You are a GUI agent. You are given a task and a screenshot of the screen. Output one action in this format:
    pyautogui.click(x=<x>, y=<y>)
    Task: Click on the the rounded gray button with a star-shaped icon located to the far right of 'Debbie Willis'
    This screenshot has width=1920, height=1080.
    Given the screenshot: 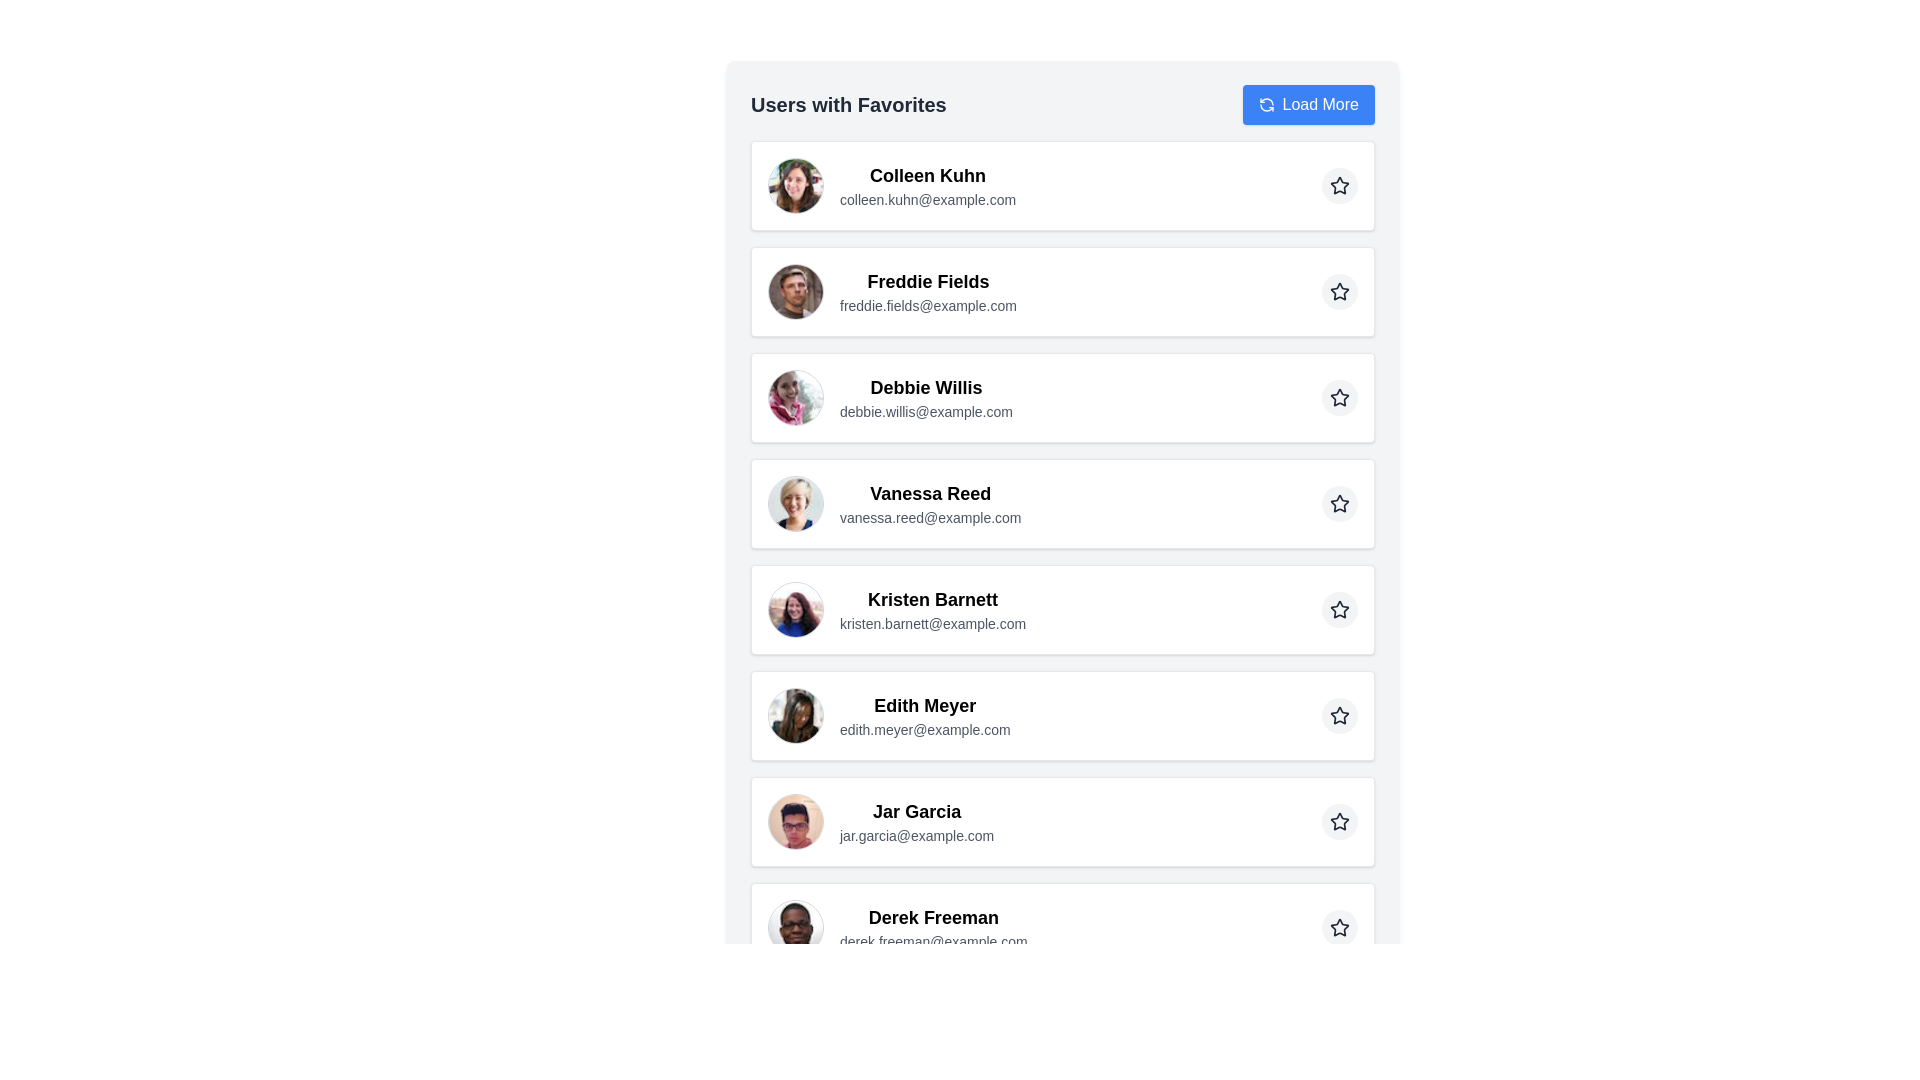 What is the action you would take?
    pyautogui.click(x=1339, y=397)
    